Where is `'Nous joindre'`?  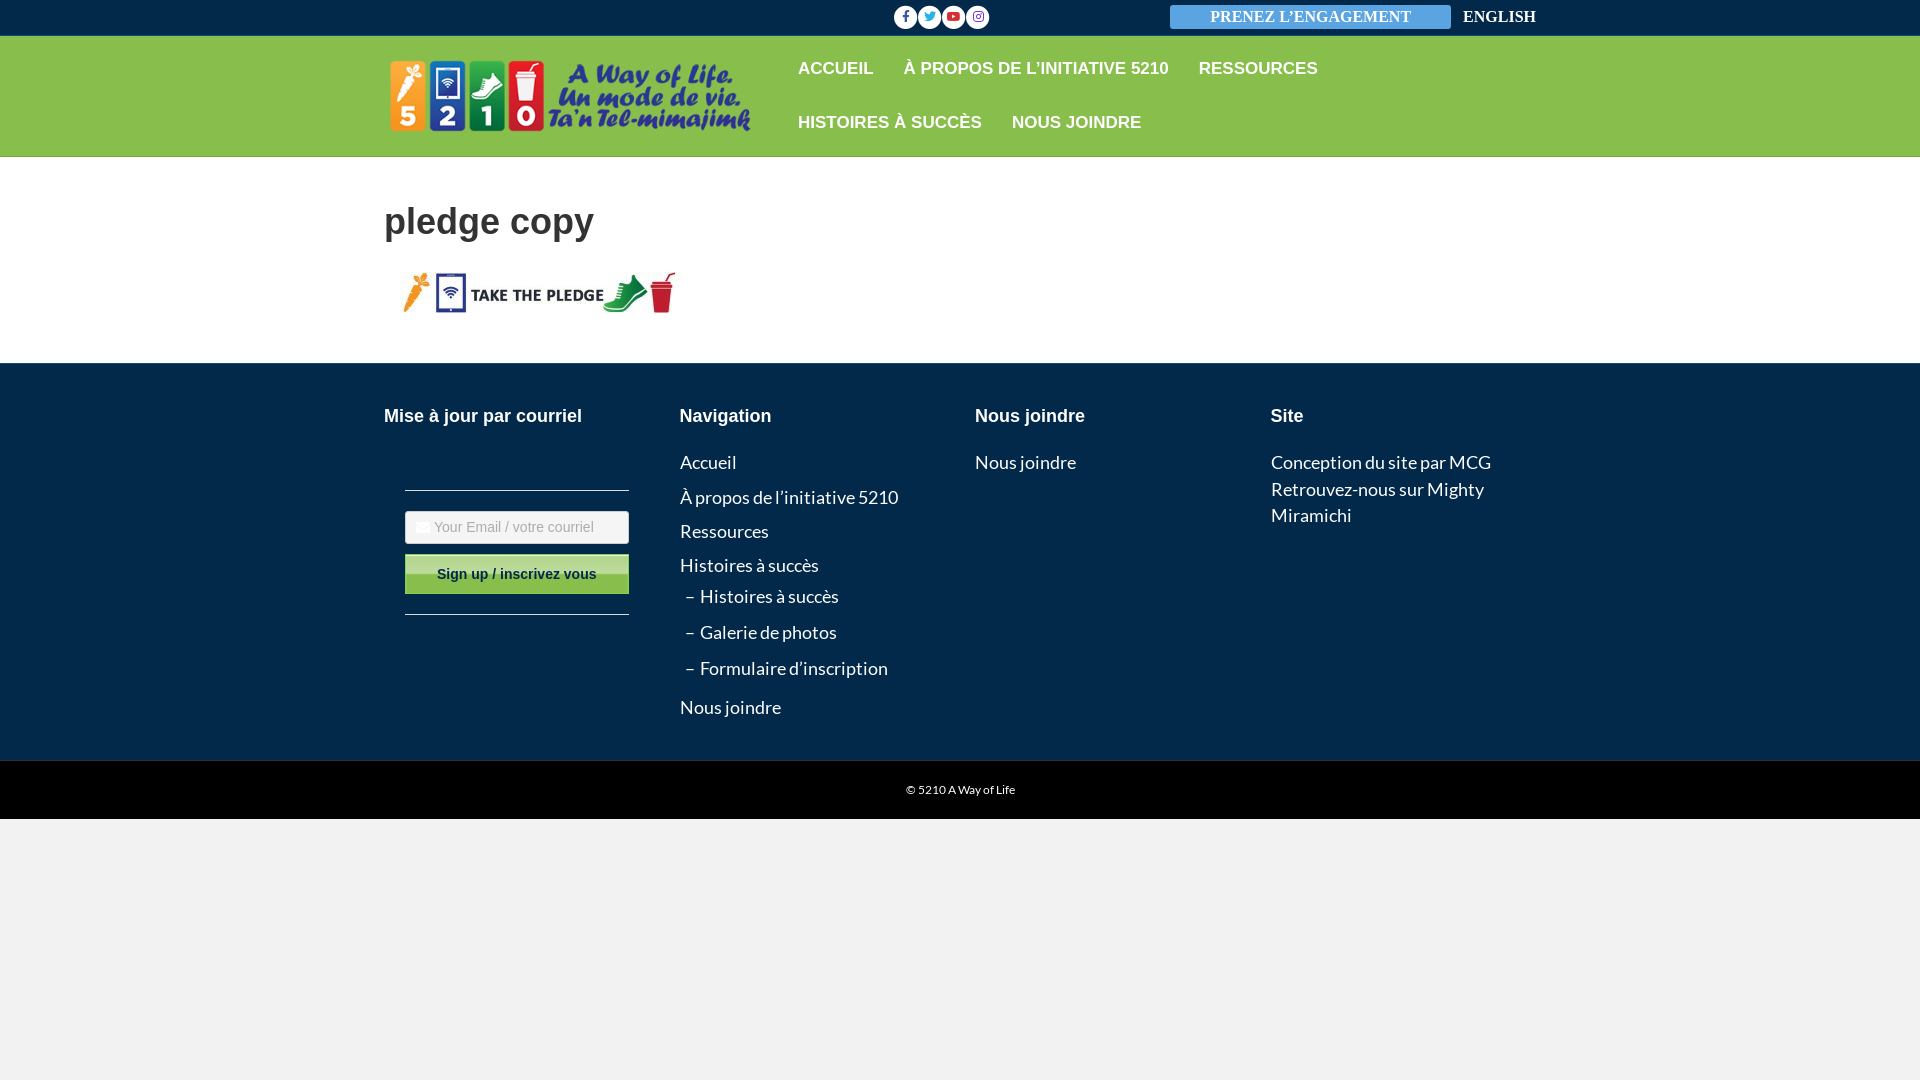 'Nous joindre' is located at coordinates (1025, 462).